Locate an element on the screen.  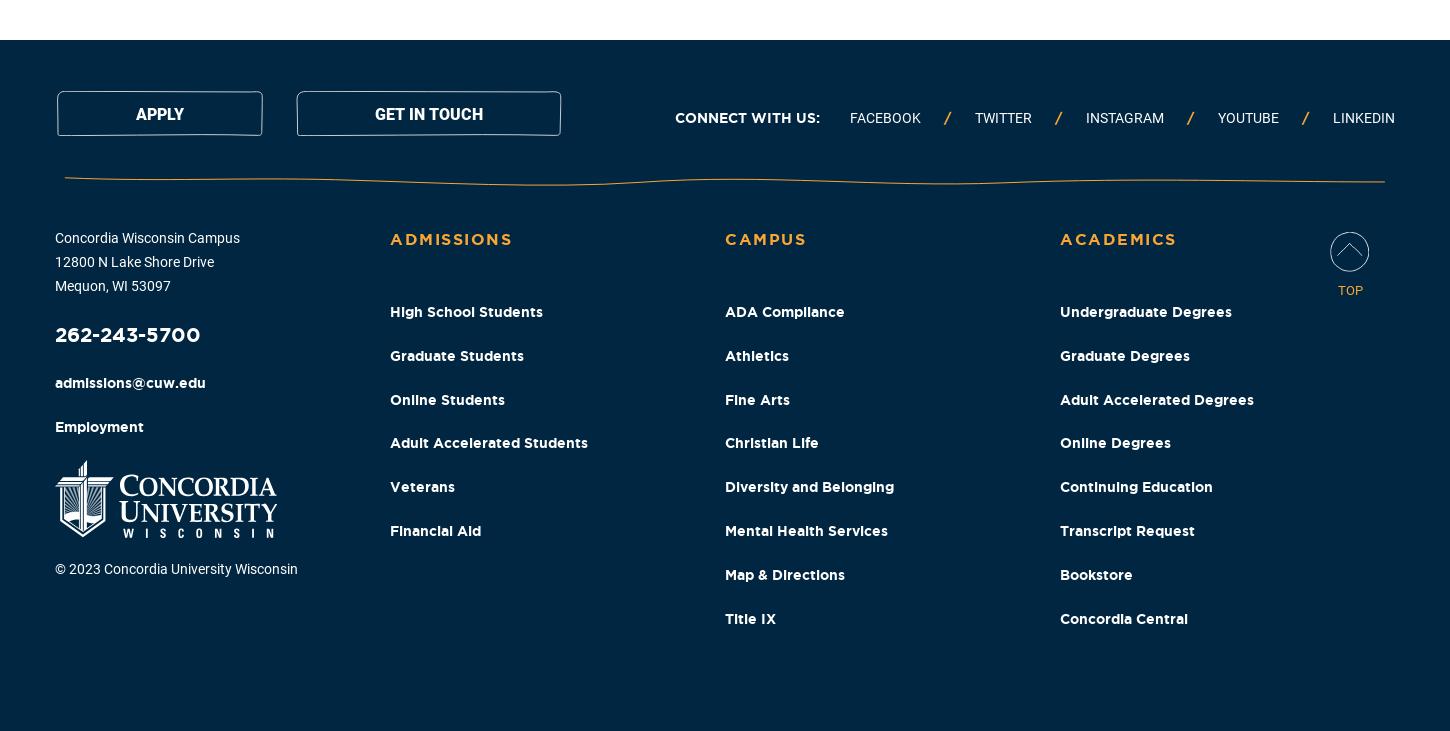
'Continuing Education' is located at coordinates (1135, 486).